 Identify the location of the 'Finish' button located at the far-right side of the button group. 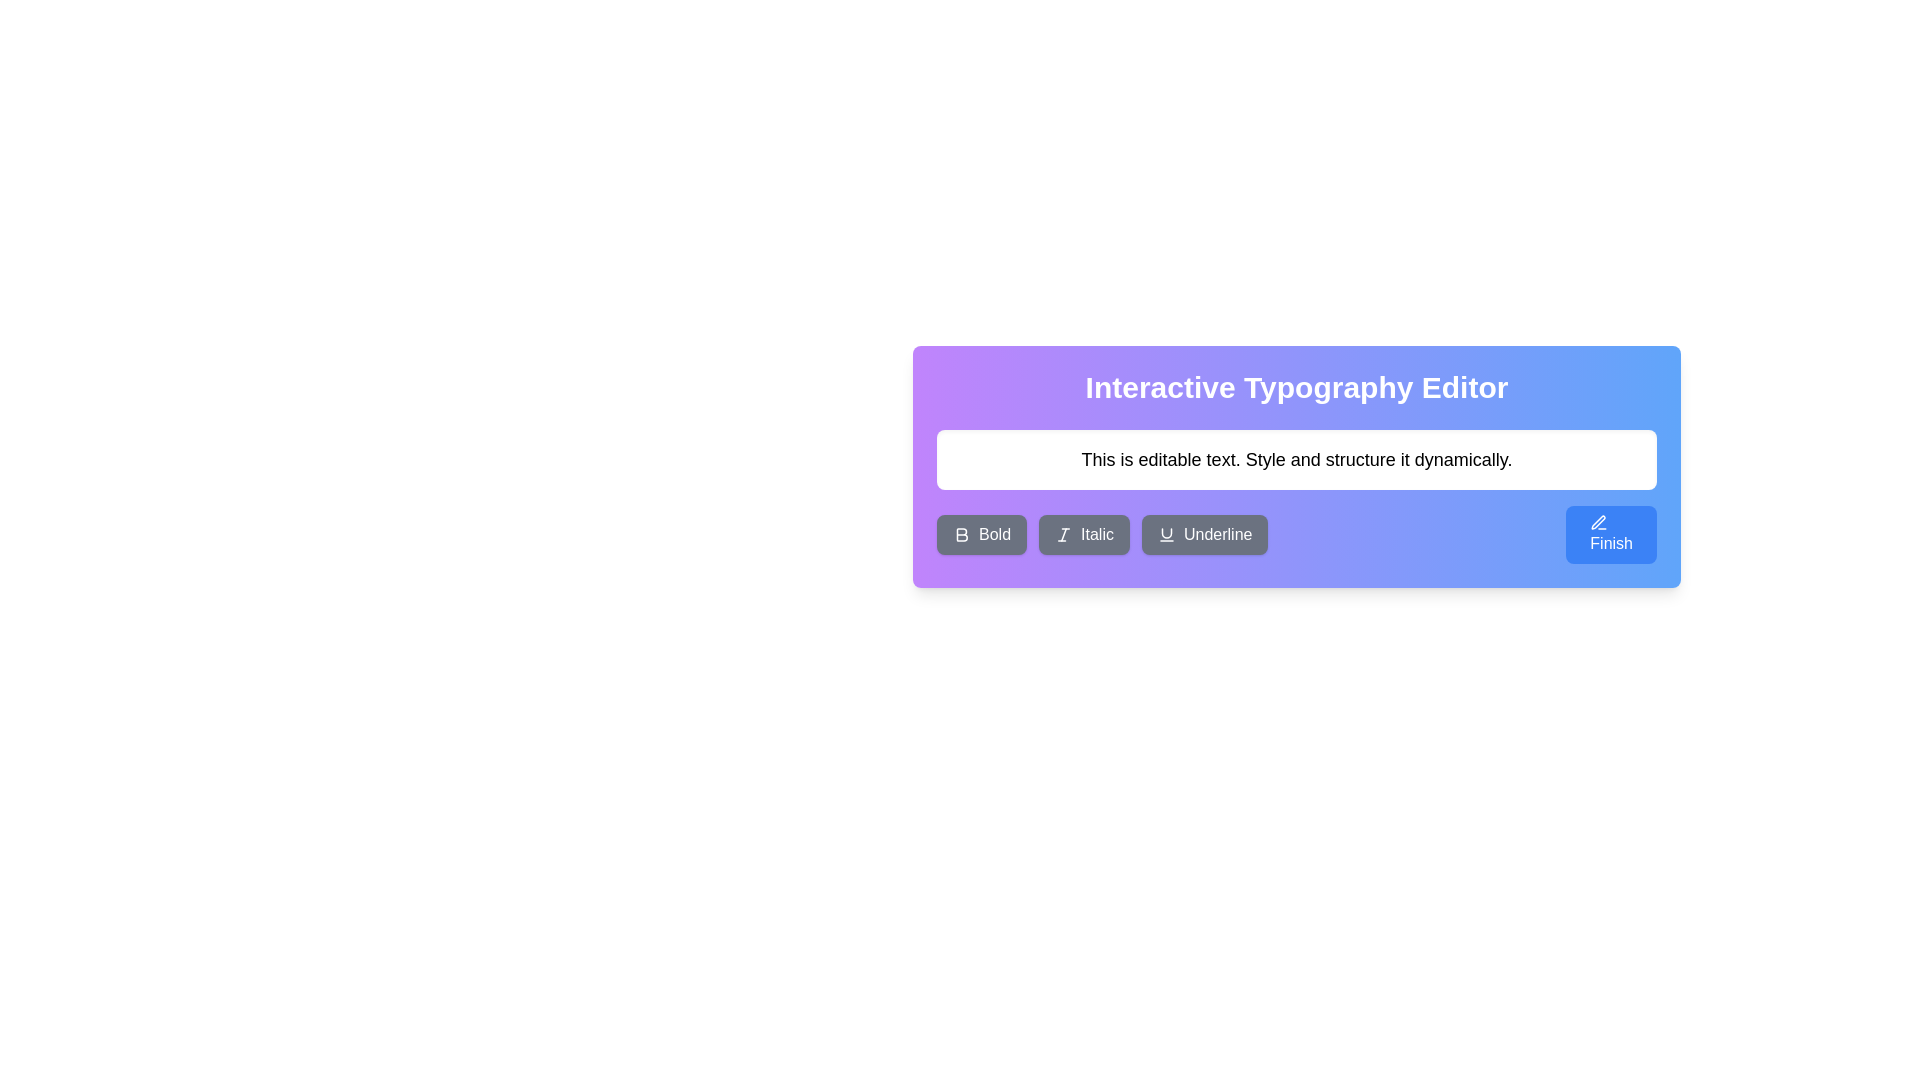
(1611, 534).